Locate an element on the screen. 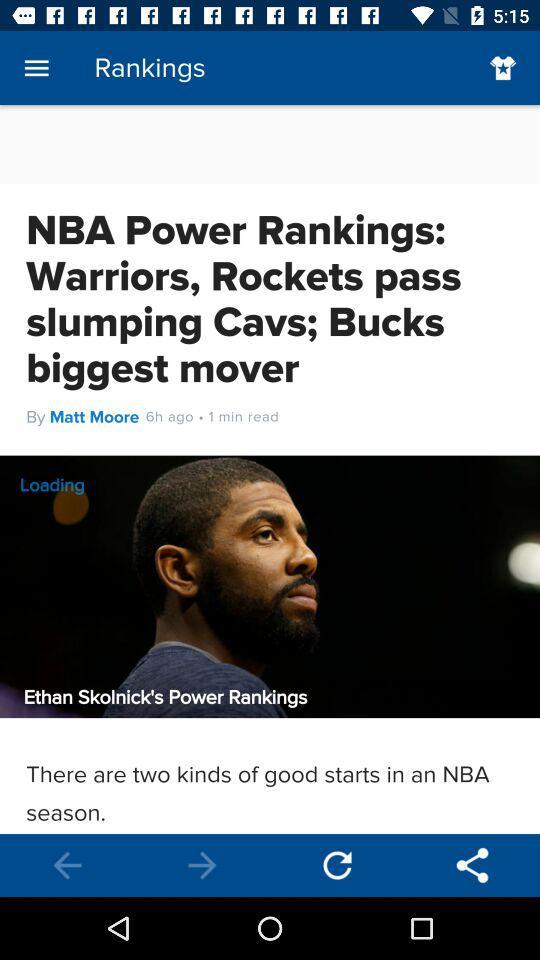 This screenshot has width=540, height=960. refresh is located at coordinates (337, 864).